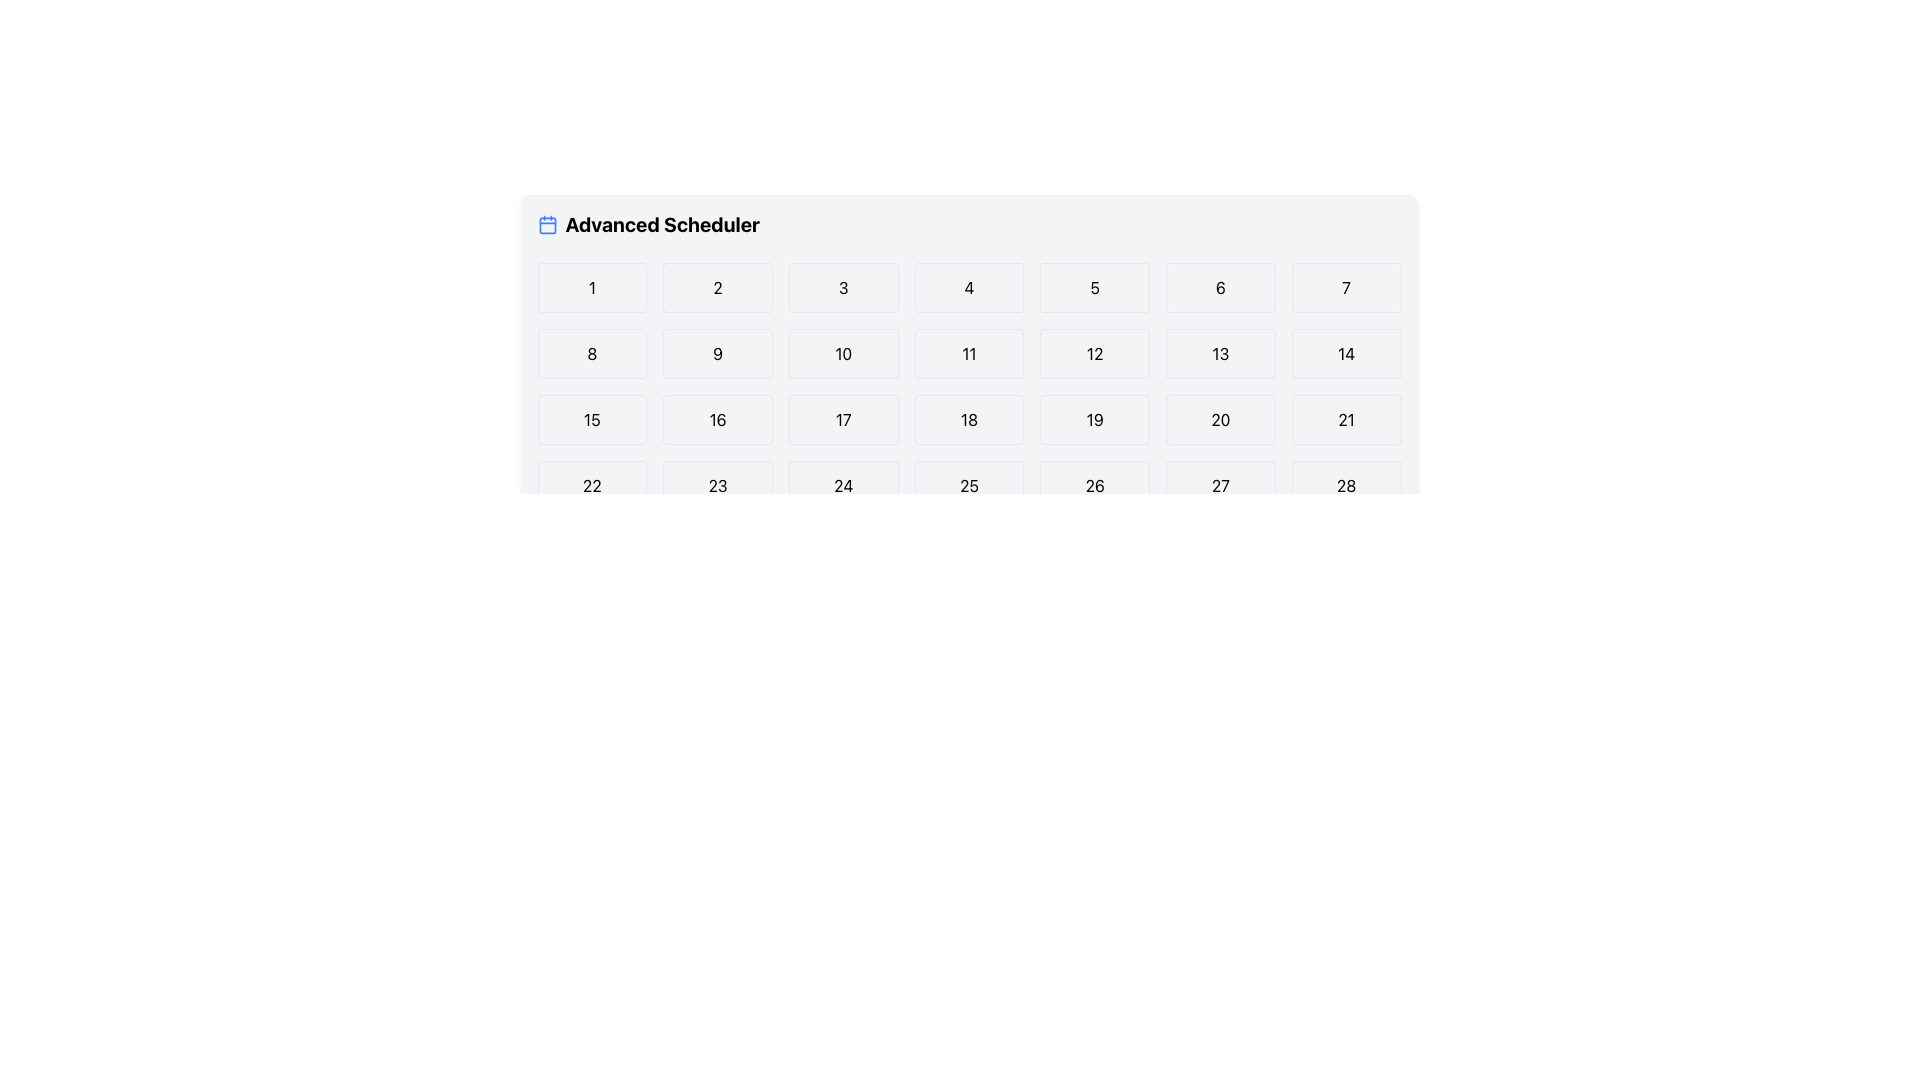  What do you see at coordinates (1094, 288) in the screenshot?
I see `the button containing the numeral '5' in the first row of the grid beneath 'Advanced Scheduler'` at bounding box center [1094, 288].